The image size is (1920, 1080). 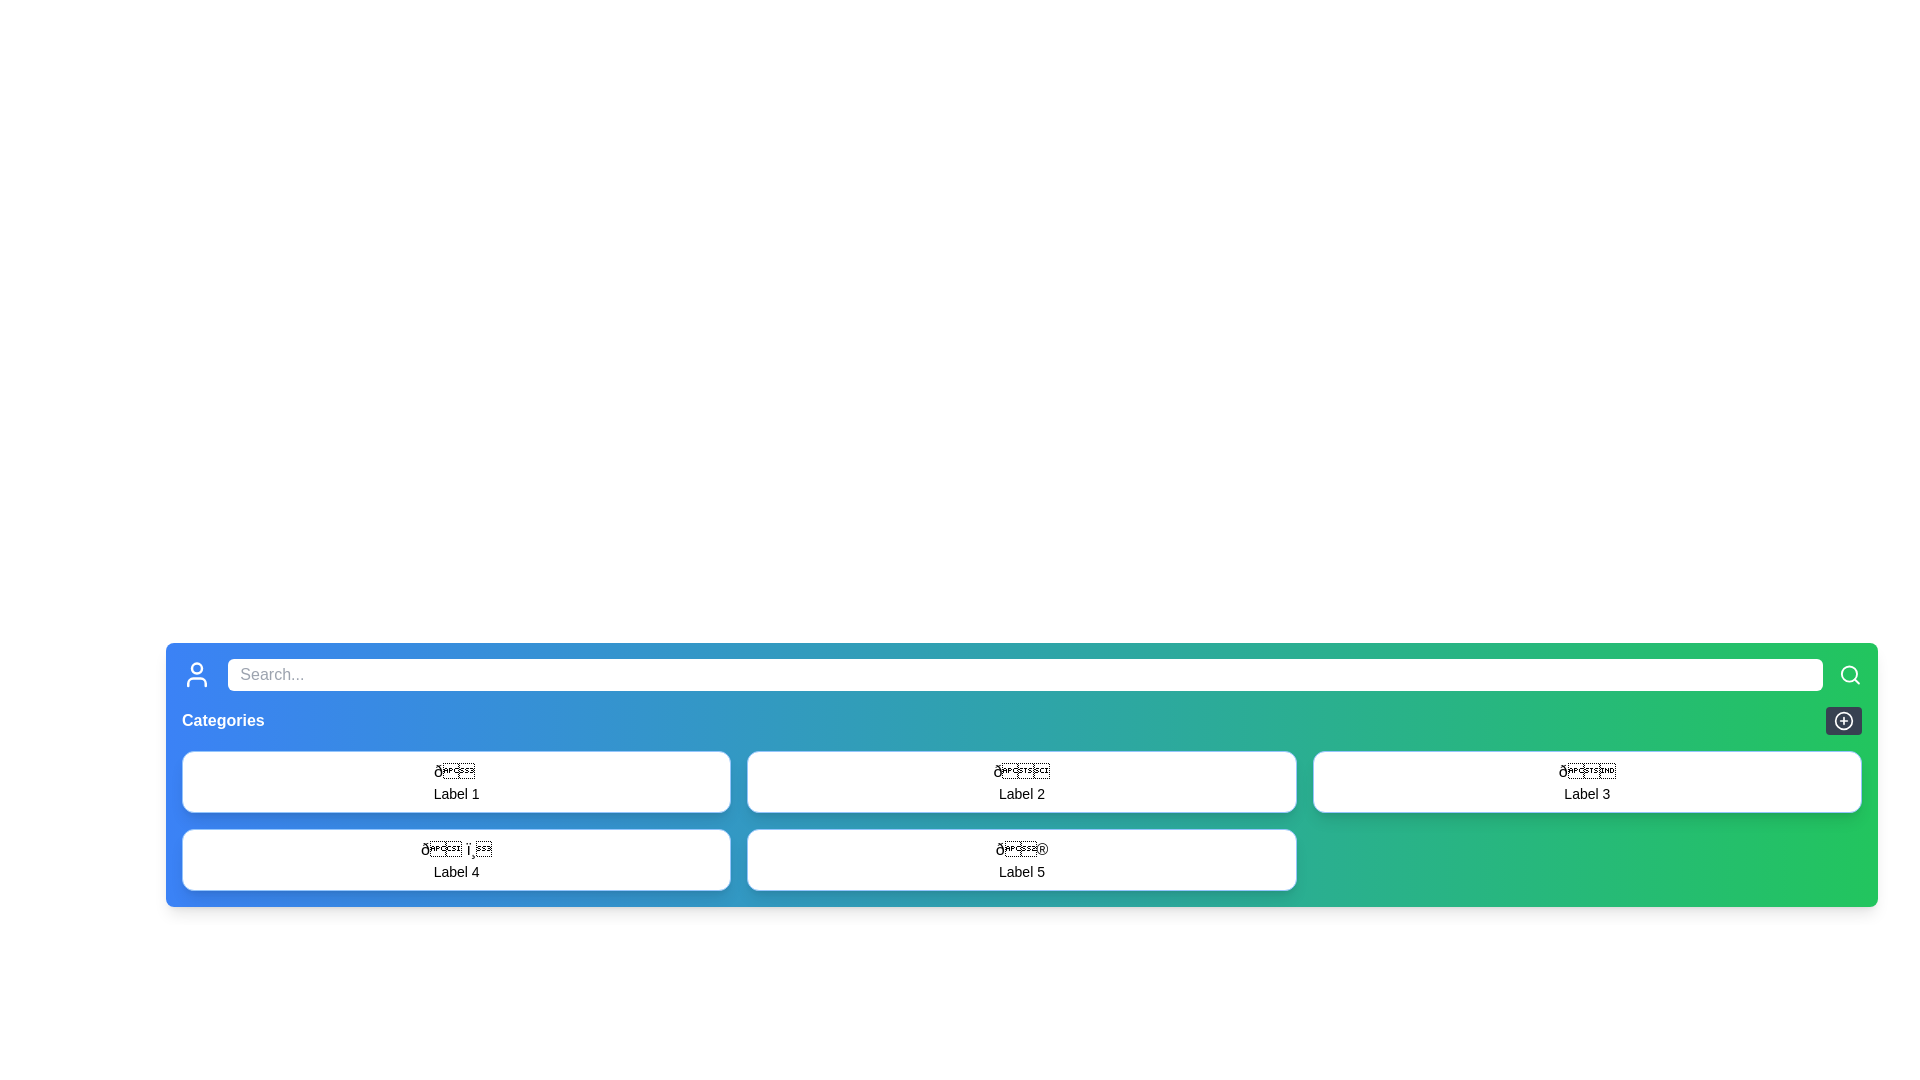 What do you see at coordinates (197, 675) in the screenshot?
I see `the user profile icon located at the far left of the horizontal navigation bar` at bounding box center [197, 675].